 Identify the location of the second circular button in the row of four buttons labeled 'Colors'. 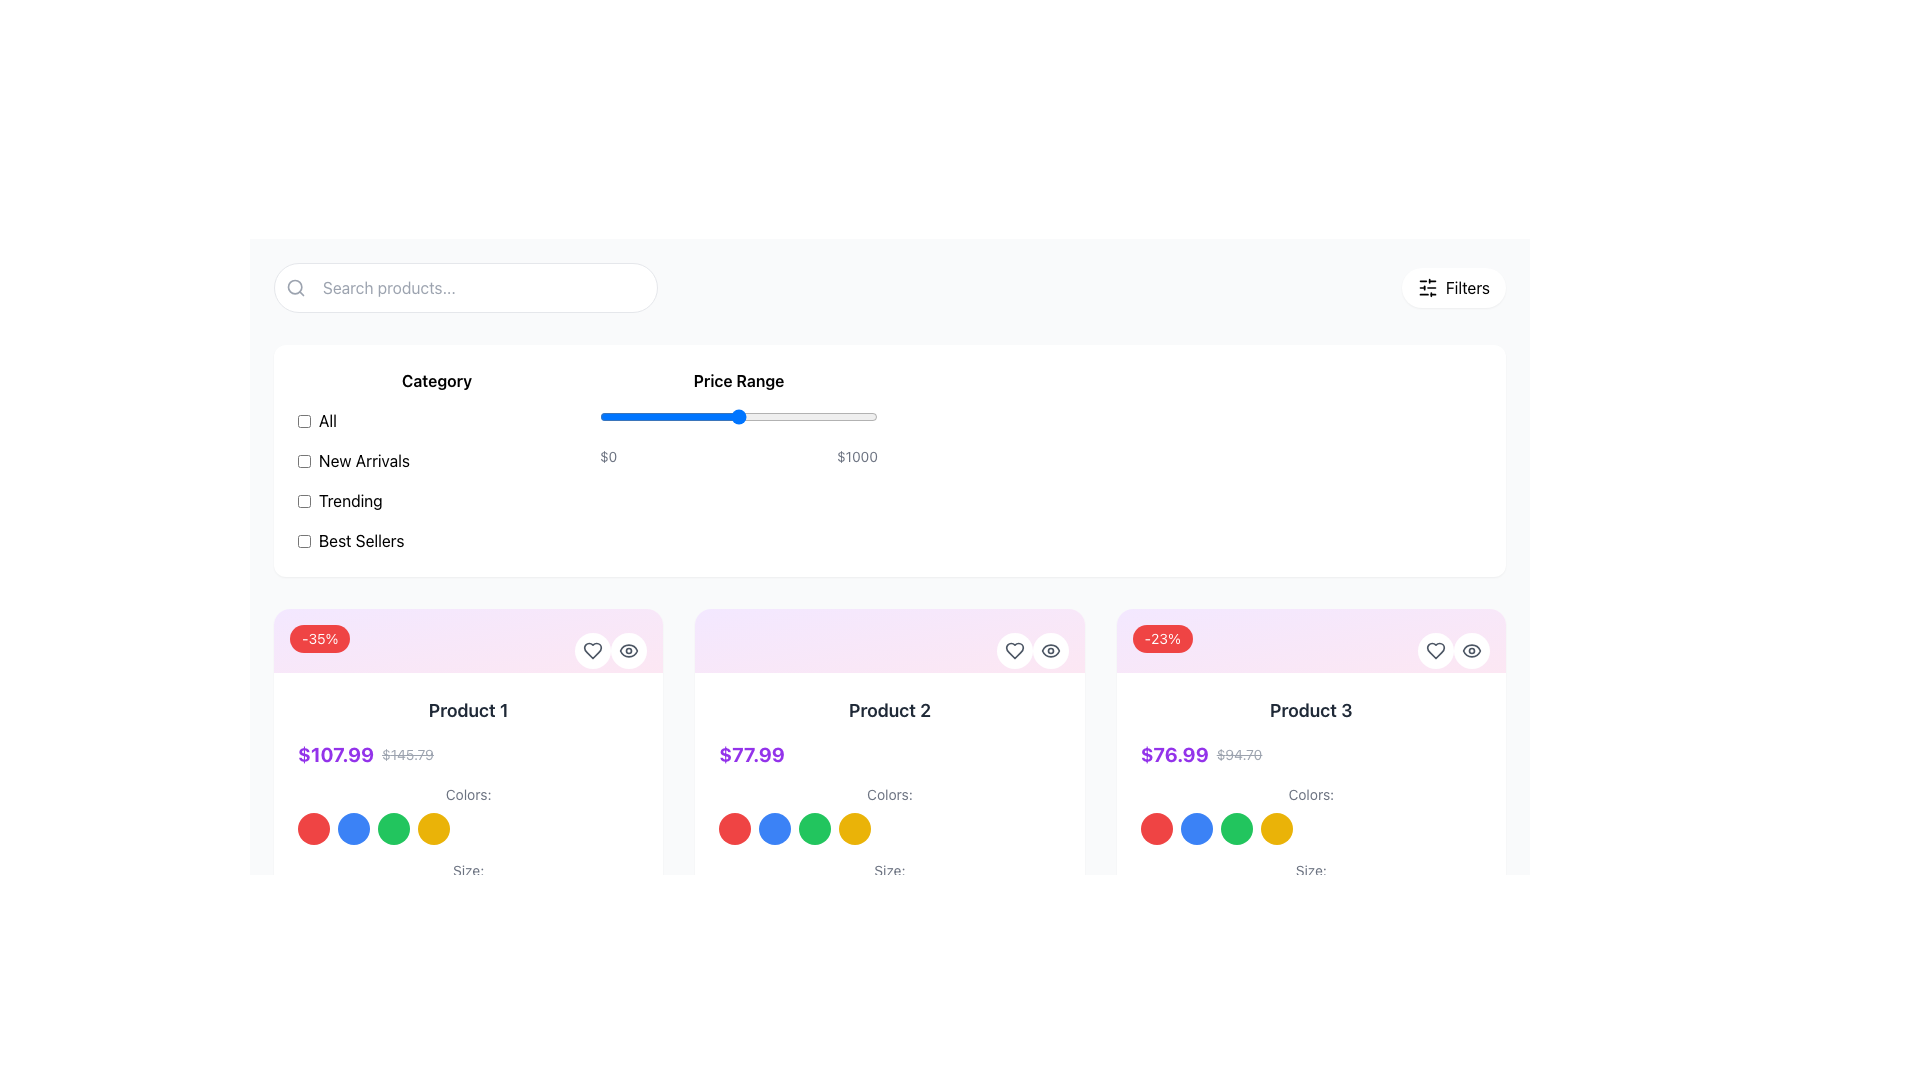
(354, 829).